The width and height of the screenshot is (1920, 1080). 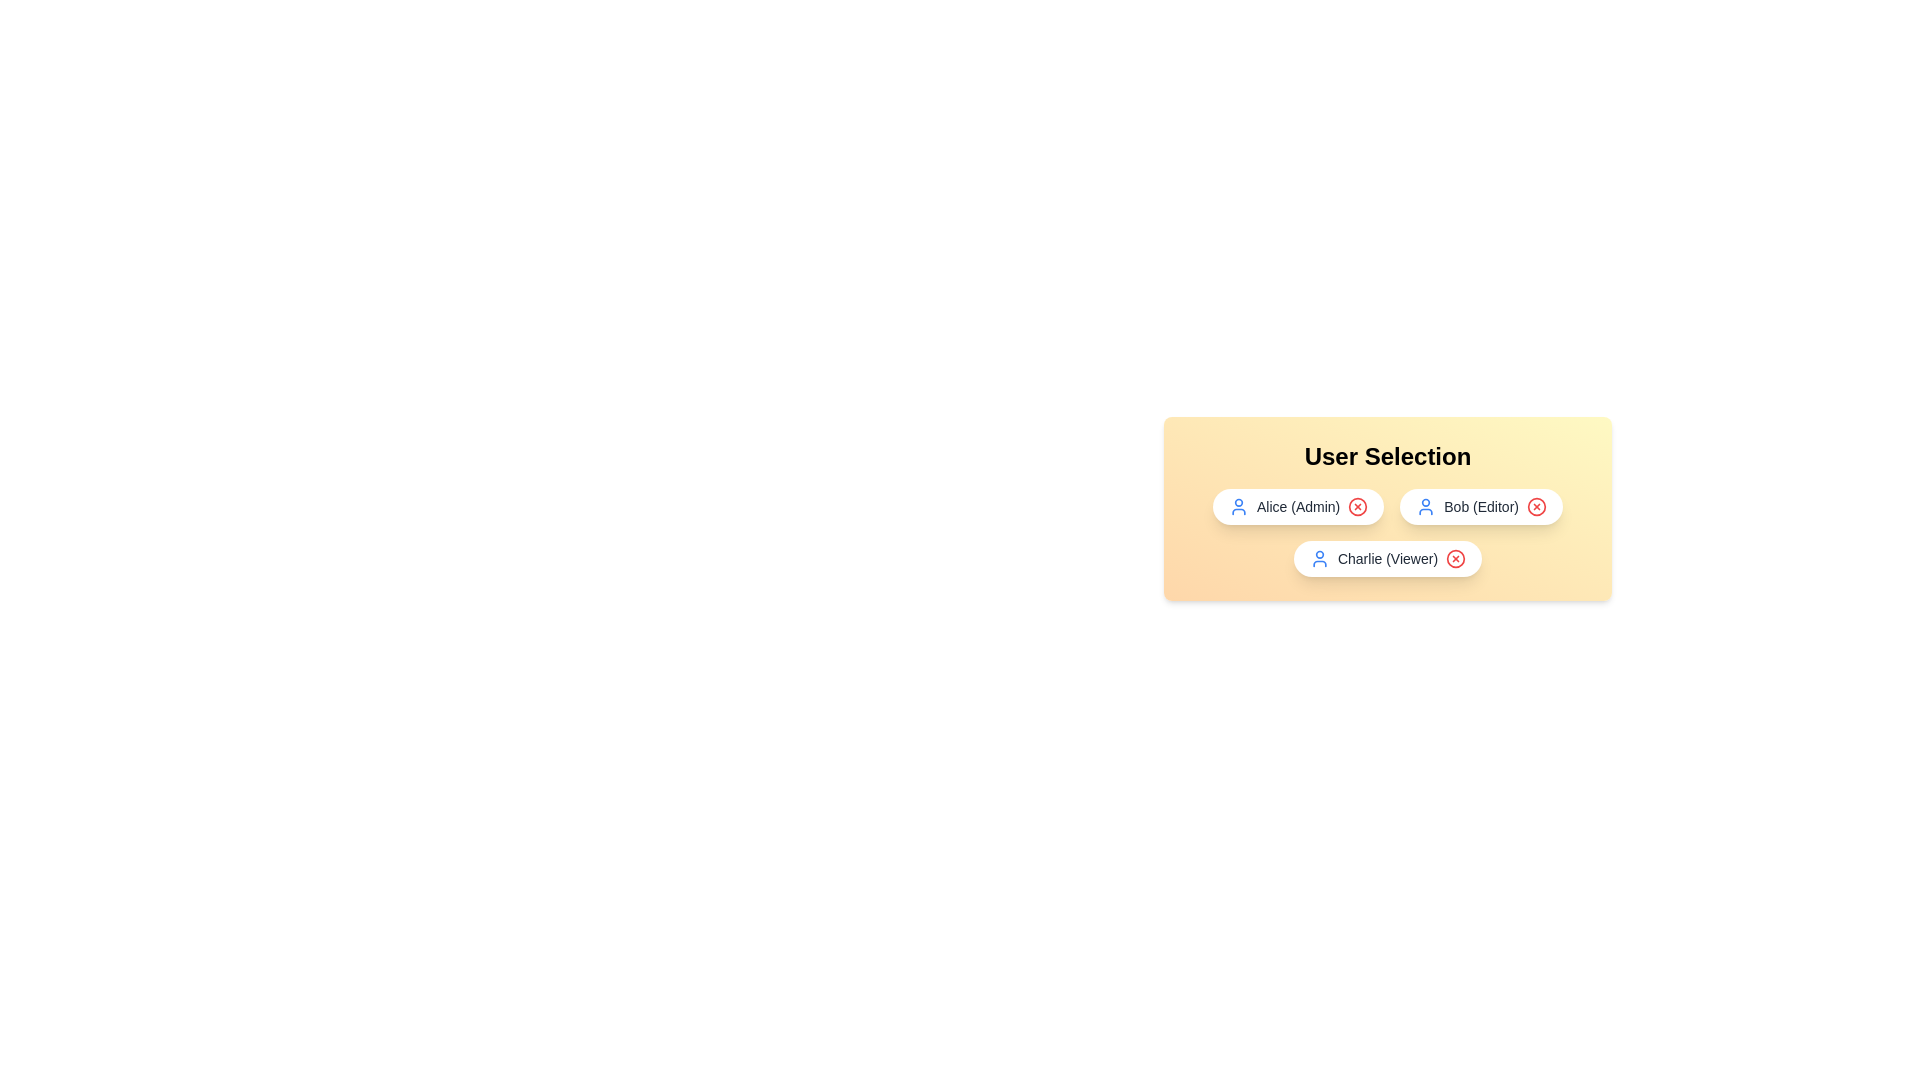 What do you see at coordinates (1237, 505) in the screenshot?
I see `the user icon for Alice (Admin)` at bounding box center [1237, 505].